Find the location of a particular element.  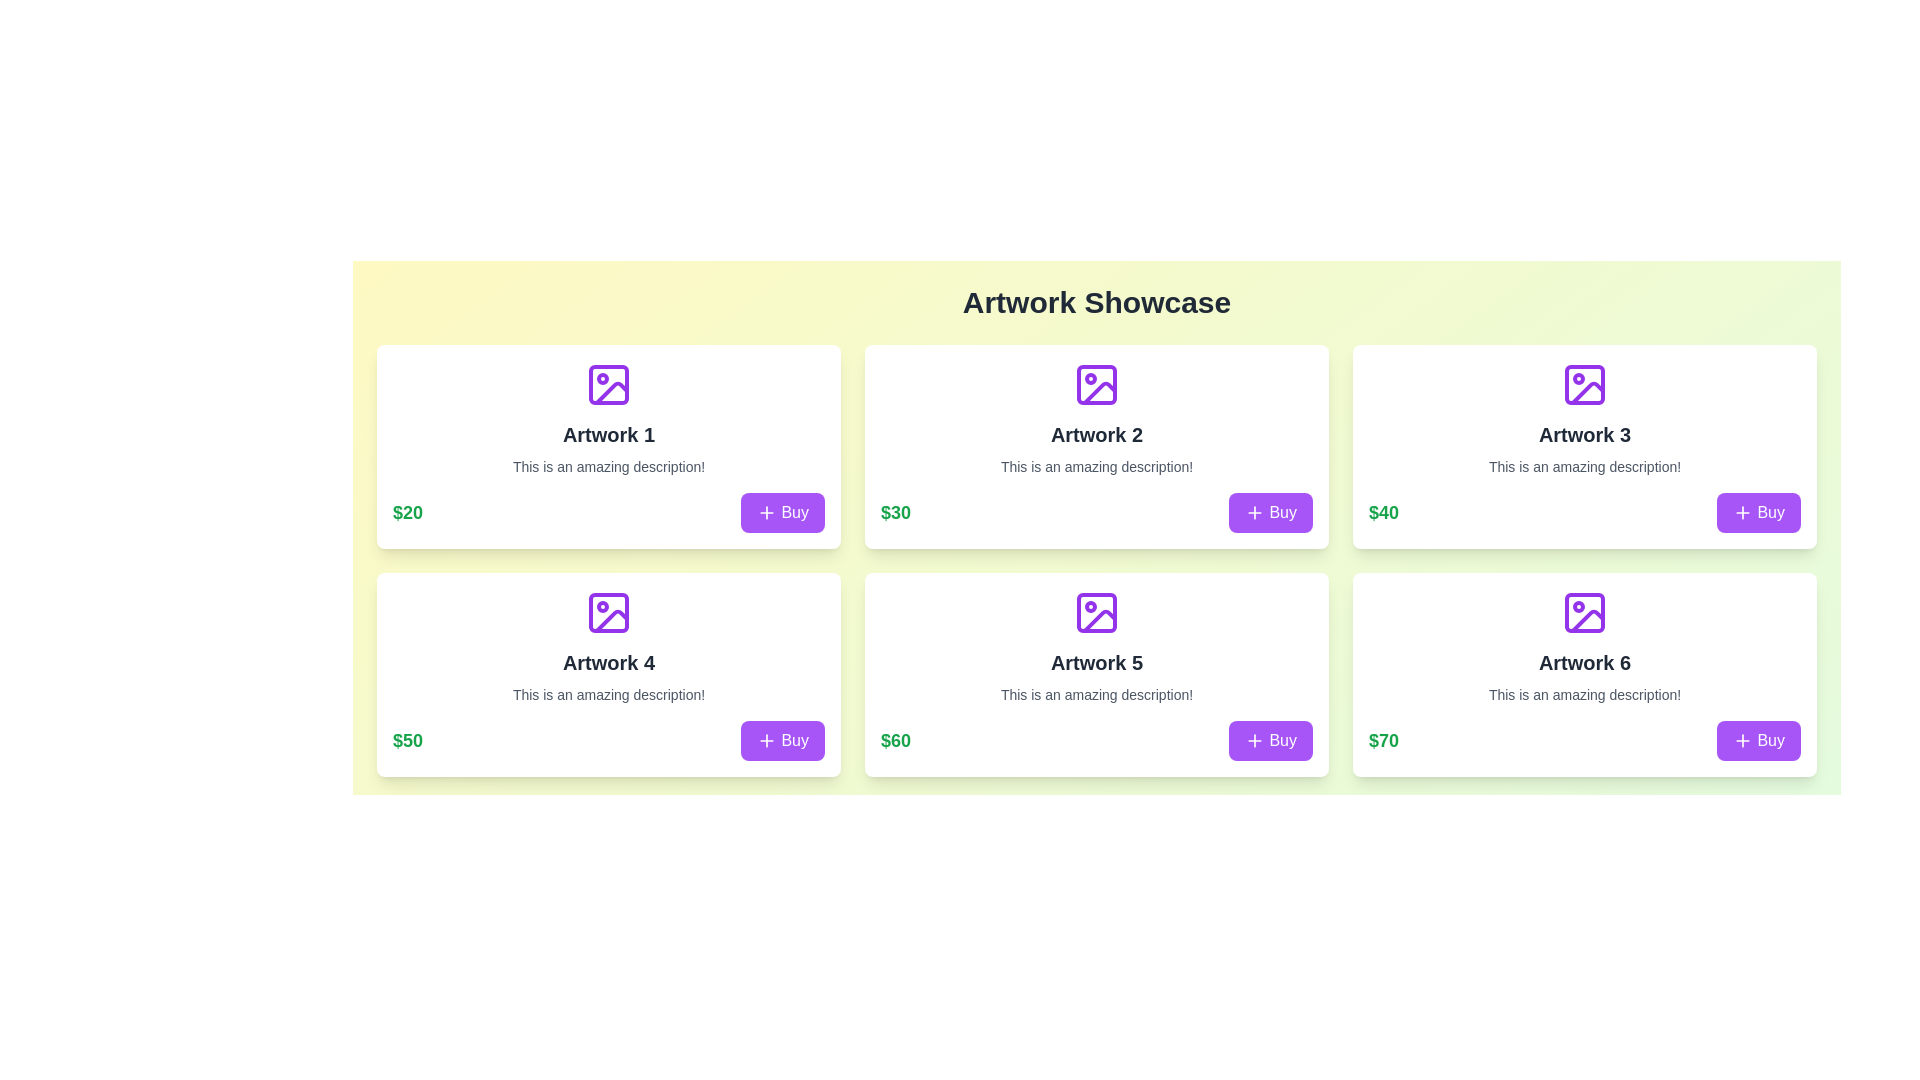

the small rectangle within the graphical icon of the 'Artwork 2' card, located at the center-top of the card is located at coordinates (1096, 385).